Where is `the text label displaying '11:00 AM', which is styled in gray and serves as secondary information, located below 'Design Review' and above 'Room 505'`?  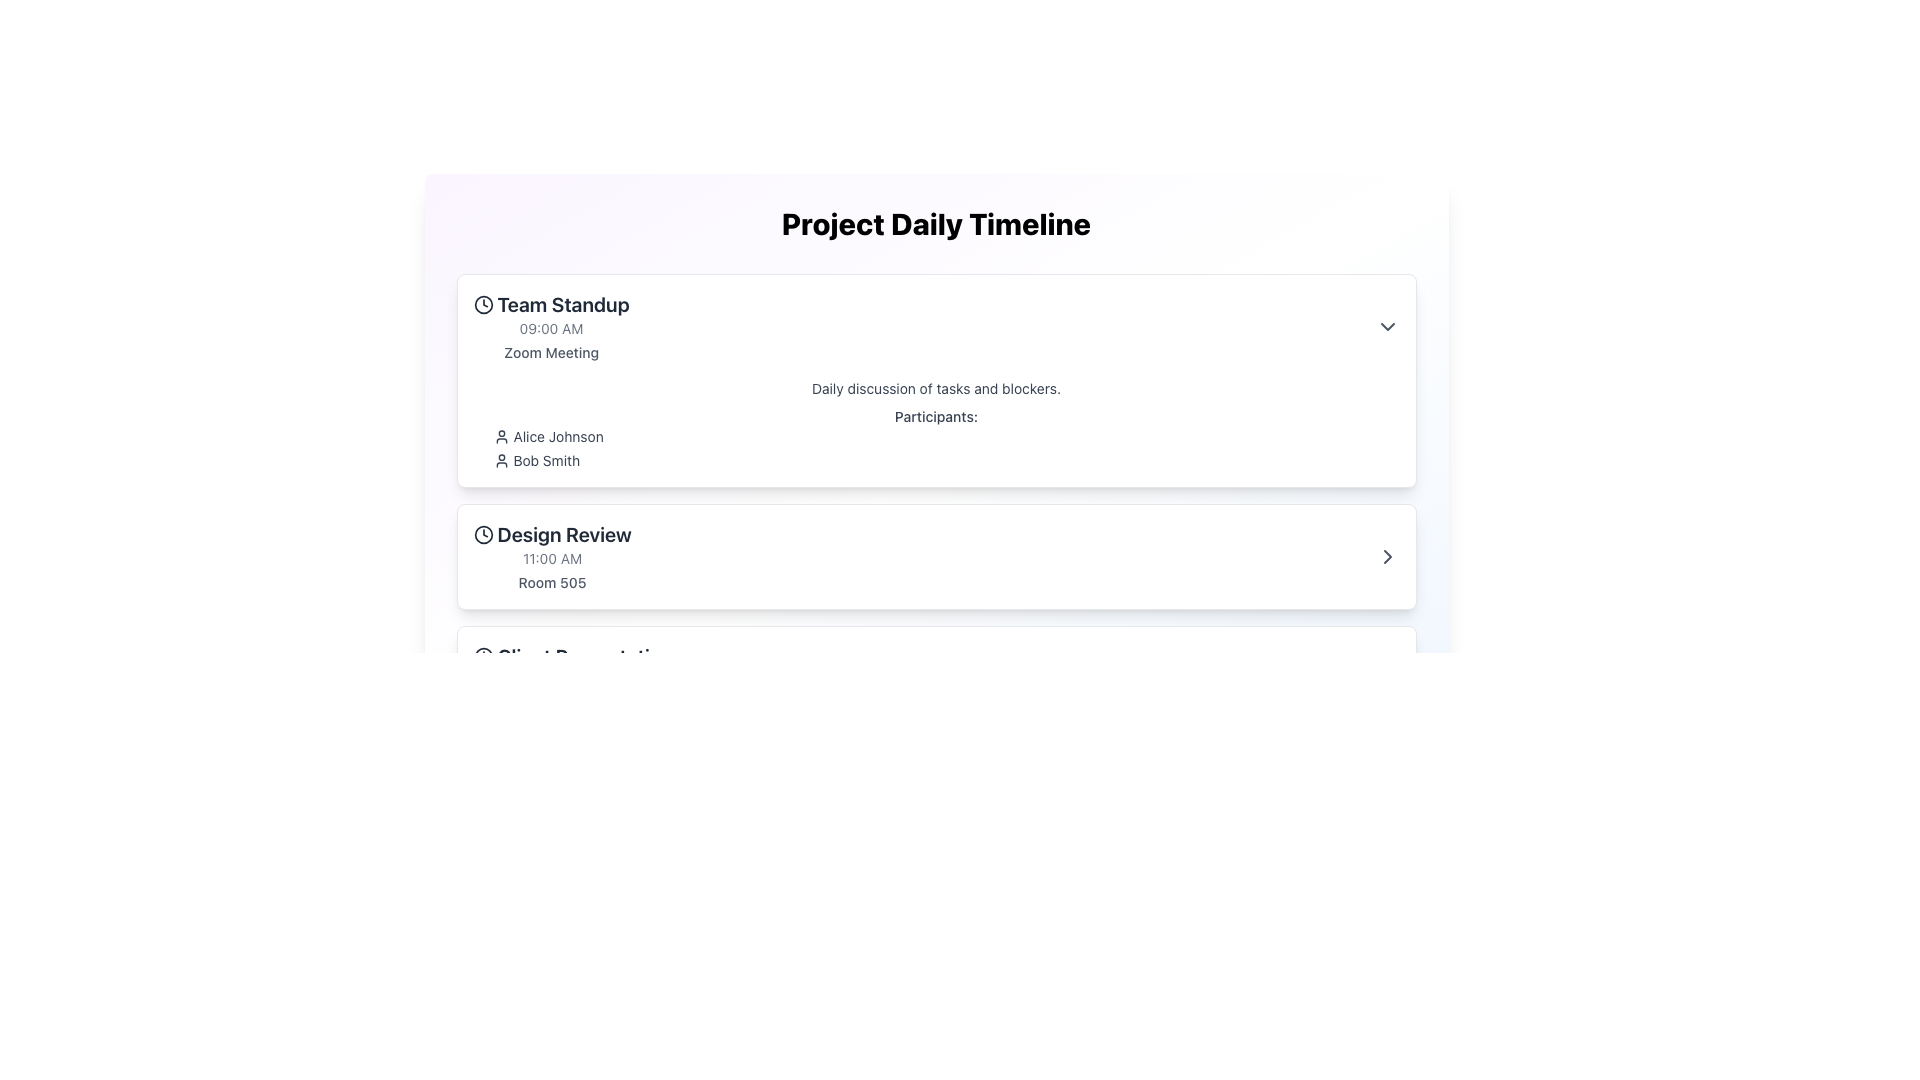
the text label displaying '11:00 AM', which is styled in gray and serves as secondary information, located below 'Design Review' and above 'Room 505' is located at coordinates (552, 559).